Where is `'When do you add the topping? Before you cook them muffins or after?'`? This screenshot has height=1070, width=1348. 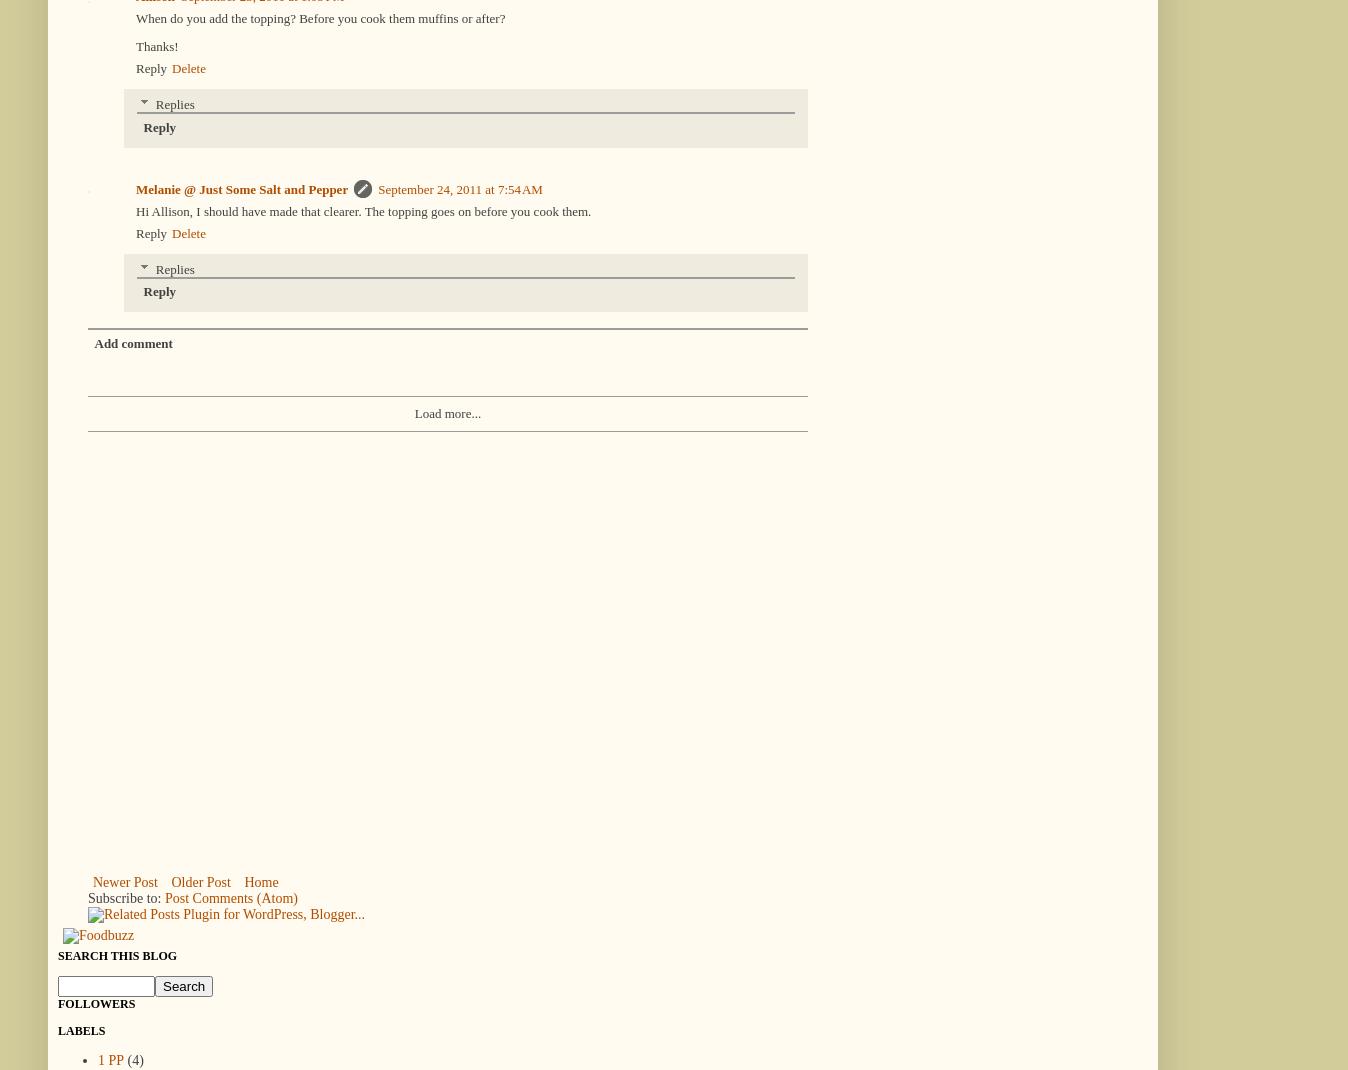 'When do you add the topping? Before you cook them muffins or after?' is located at coordinates (135, 16).